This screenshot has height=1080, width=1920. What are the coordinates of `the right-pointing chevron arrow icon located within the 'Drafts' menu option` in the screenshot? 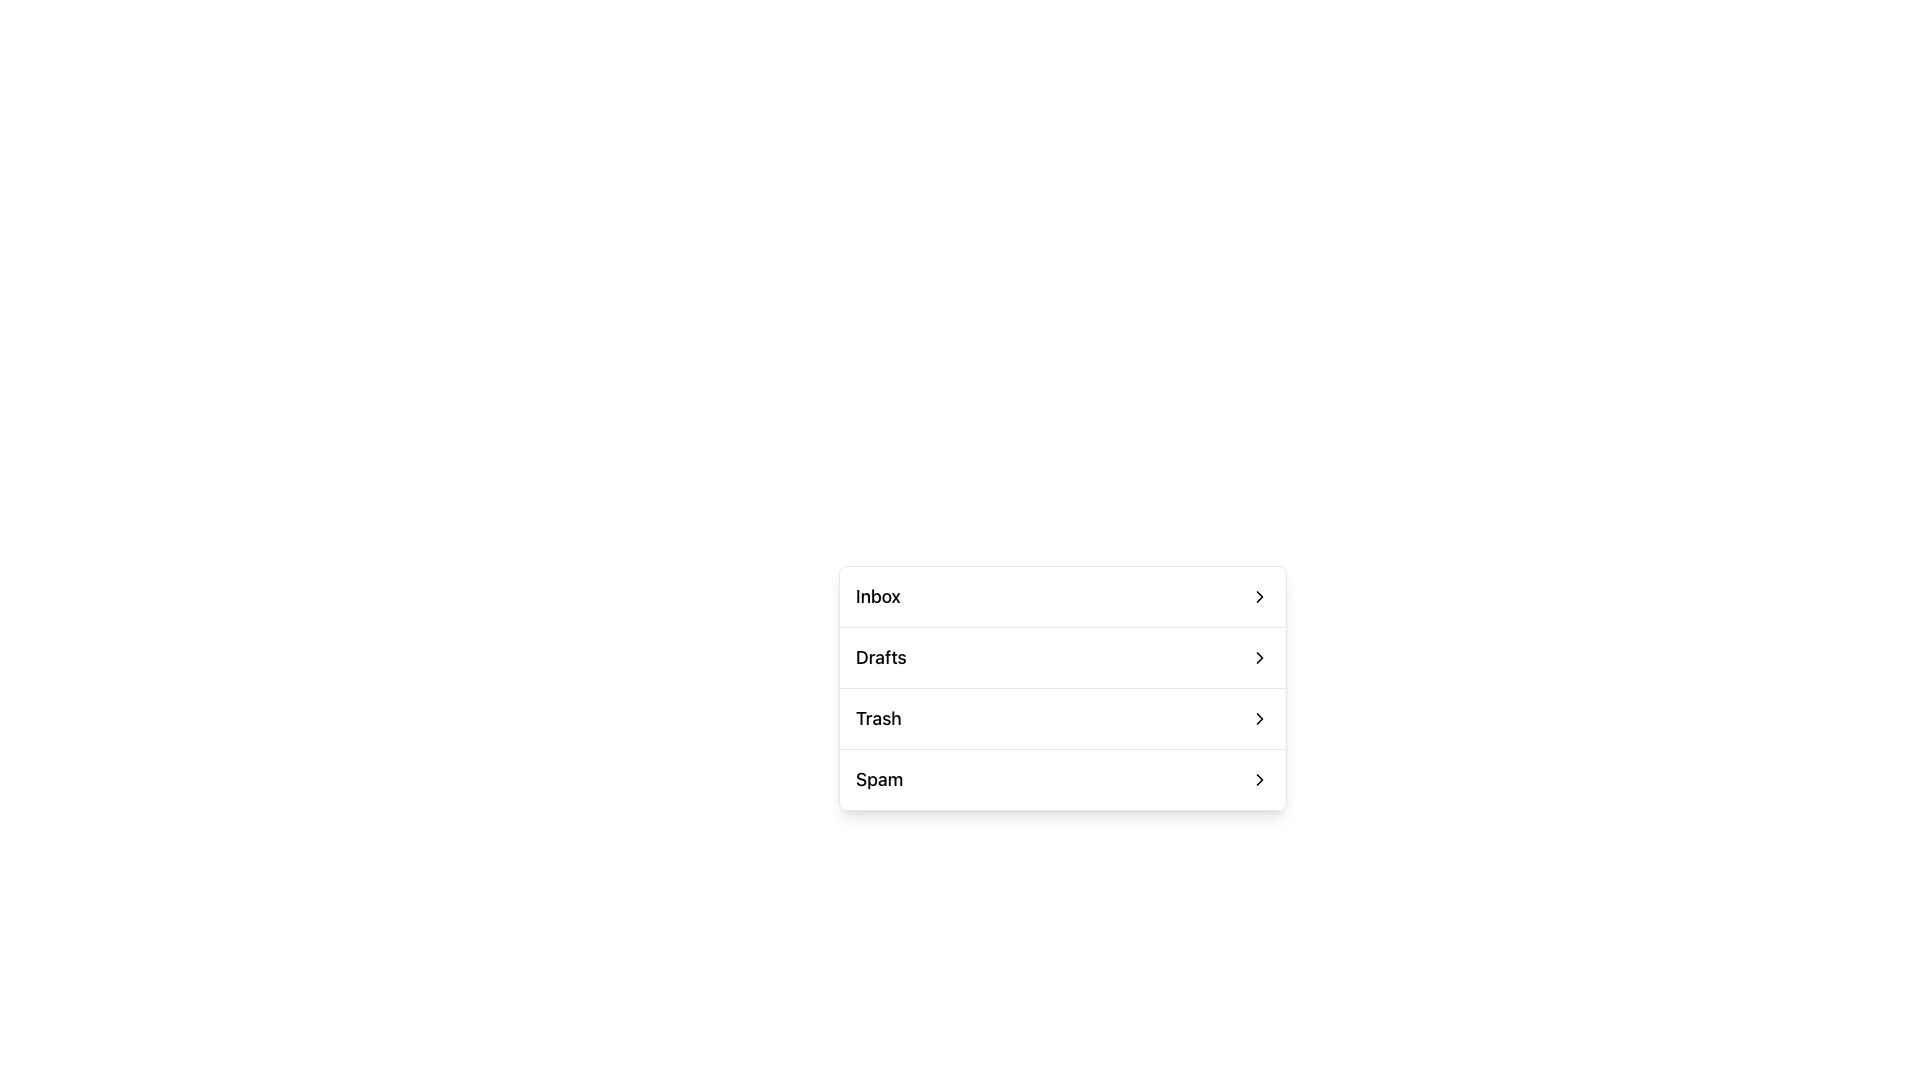 It's located at (1258, 658).